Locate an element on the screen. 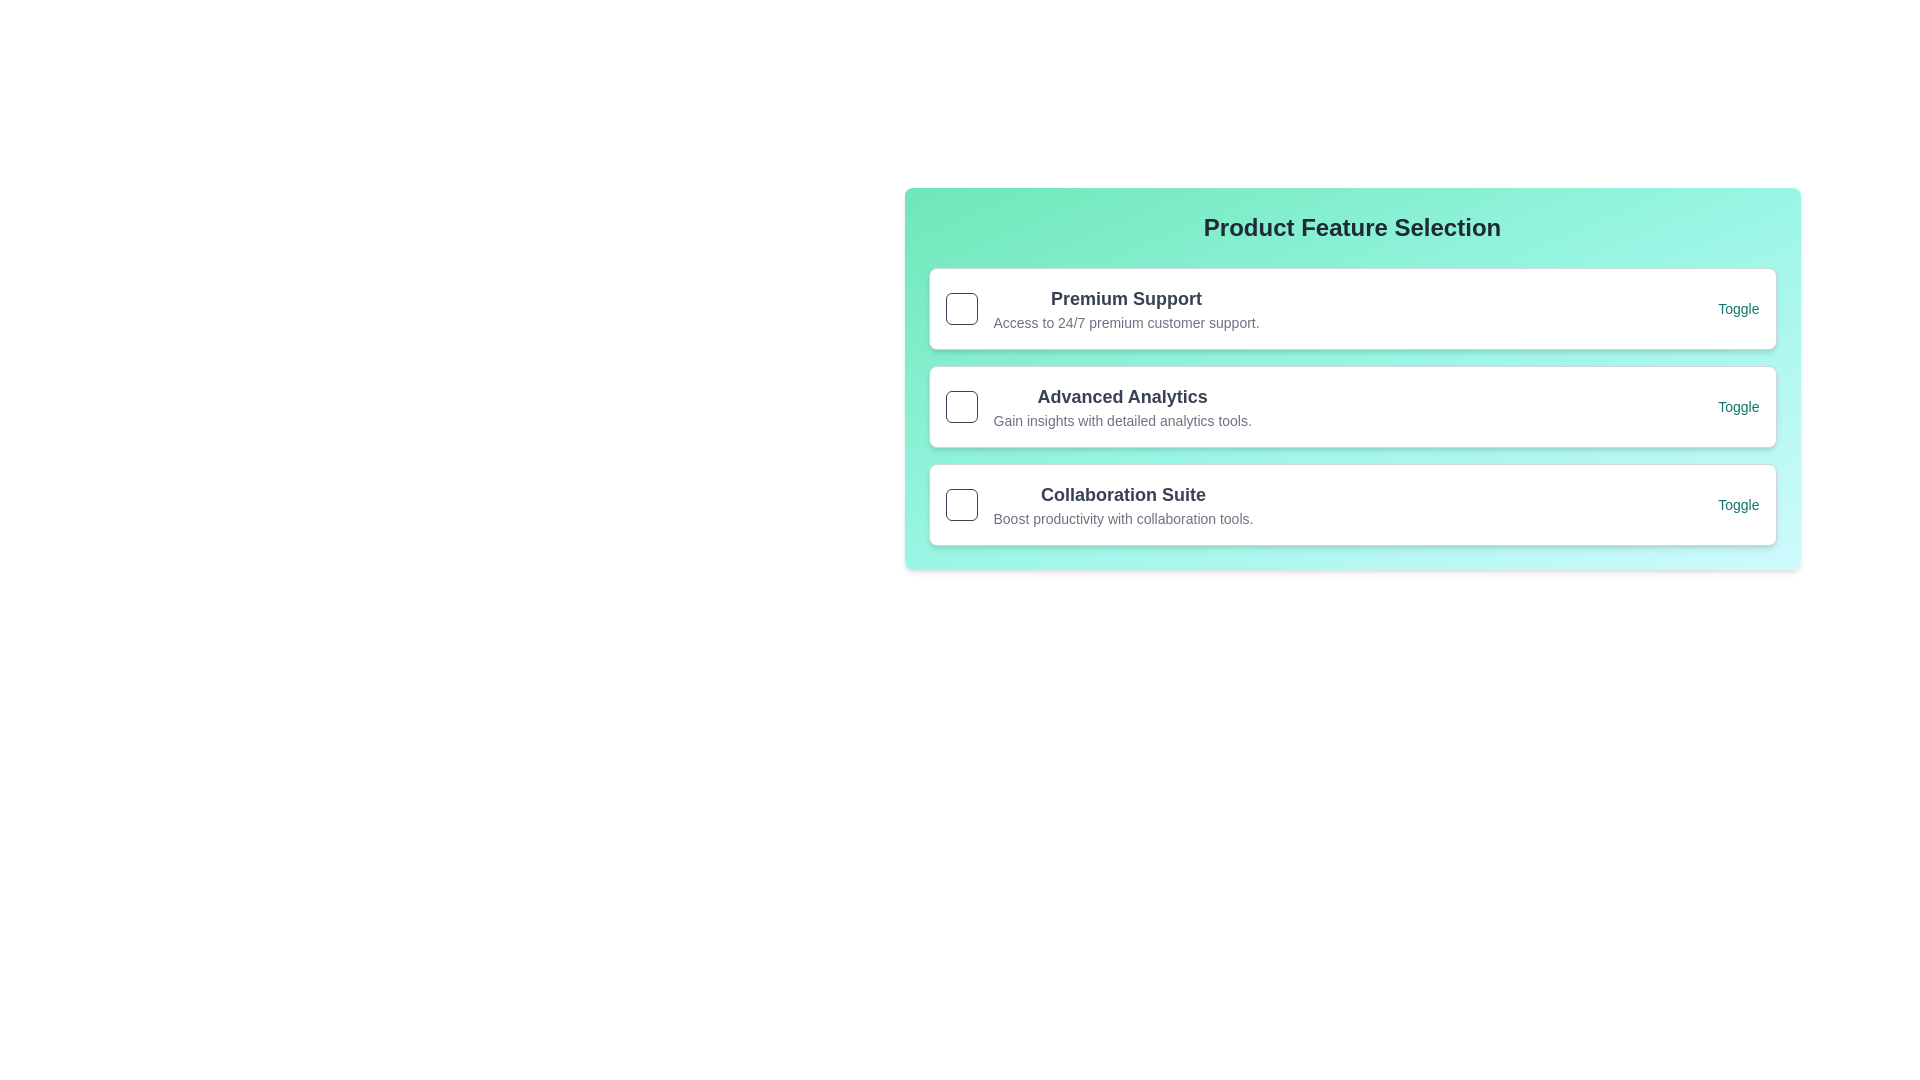 Image resolution: width=1920 pixels, height=1080 pixels. text for feature information from the third item in the feature selection list, which enables the 'Collaboration Suite' feature located below the 'Advanced Analytics' entry is located at coordinates (1098, 504).